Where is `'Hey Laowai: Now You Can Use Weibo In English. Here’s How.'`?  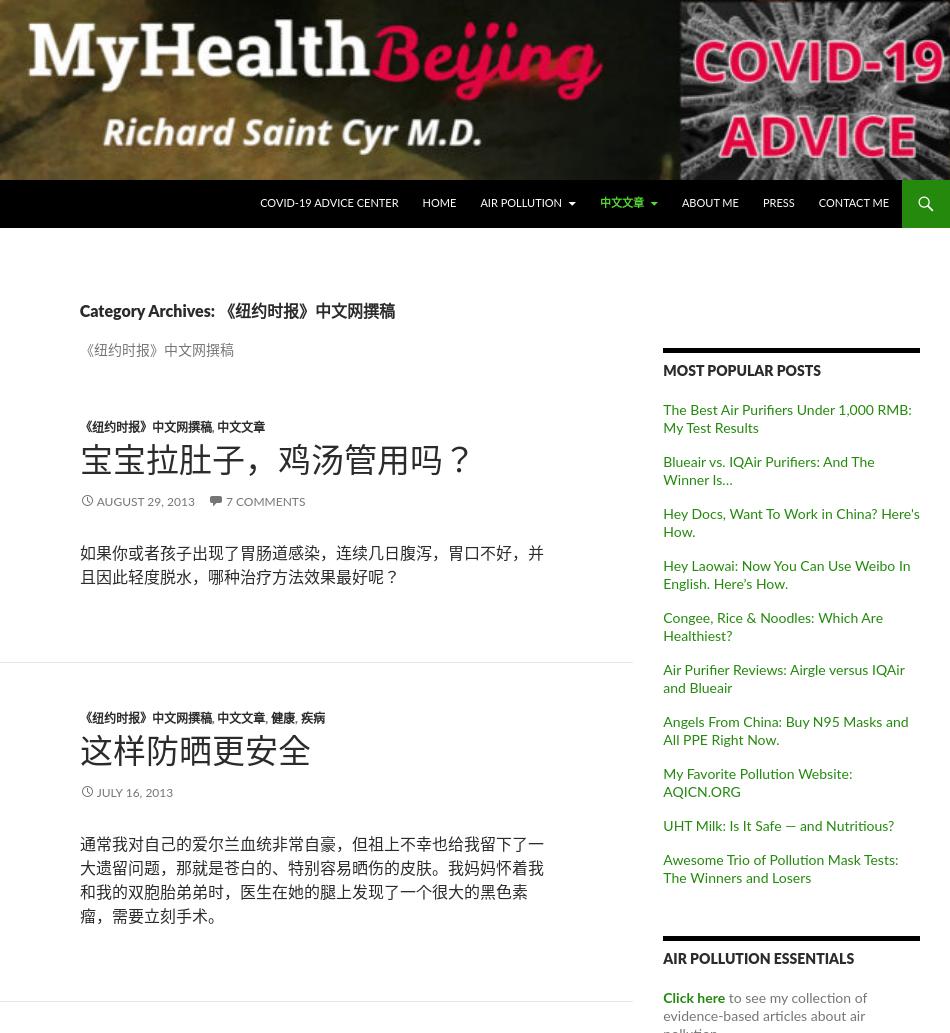 'Hey Laowai: Now You Can Use Weibo In English. Here’s How.' is located at coordinates (663, 573).